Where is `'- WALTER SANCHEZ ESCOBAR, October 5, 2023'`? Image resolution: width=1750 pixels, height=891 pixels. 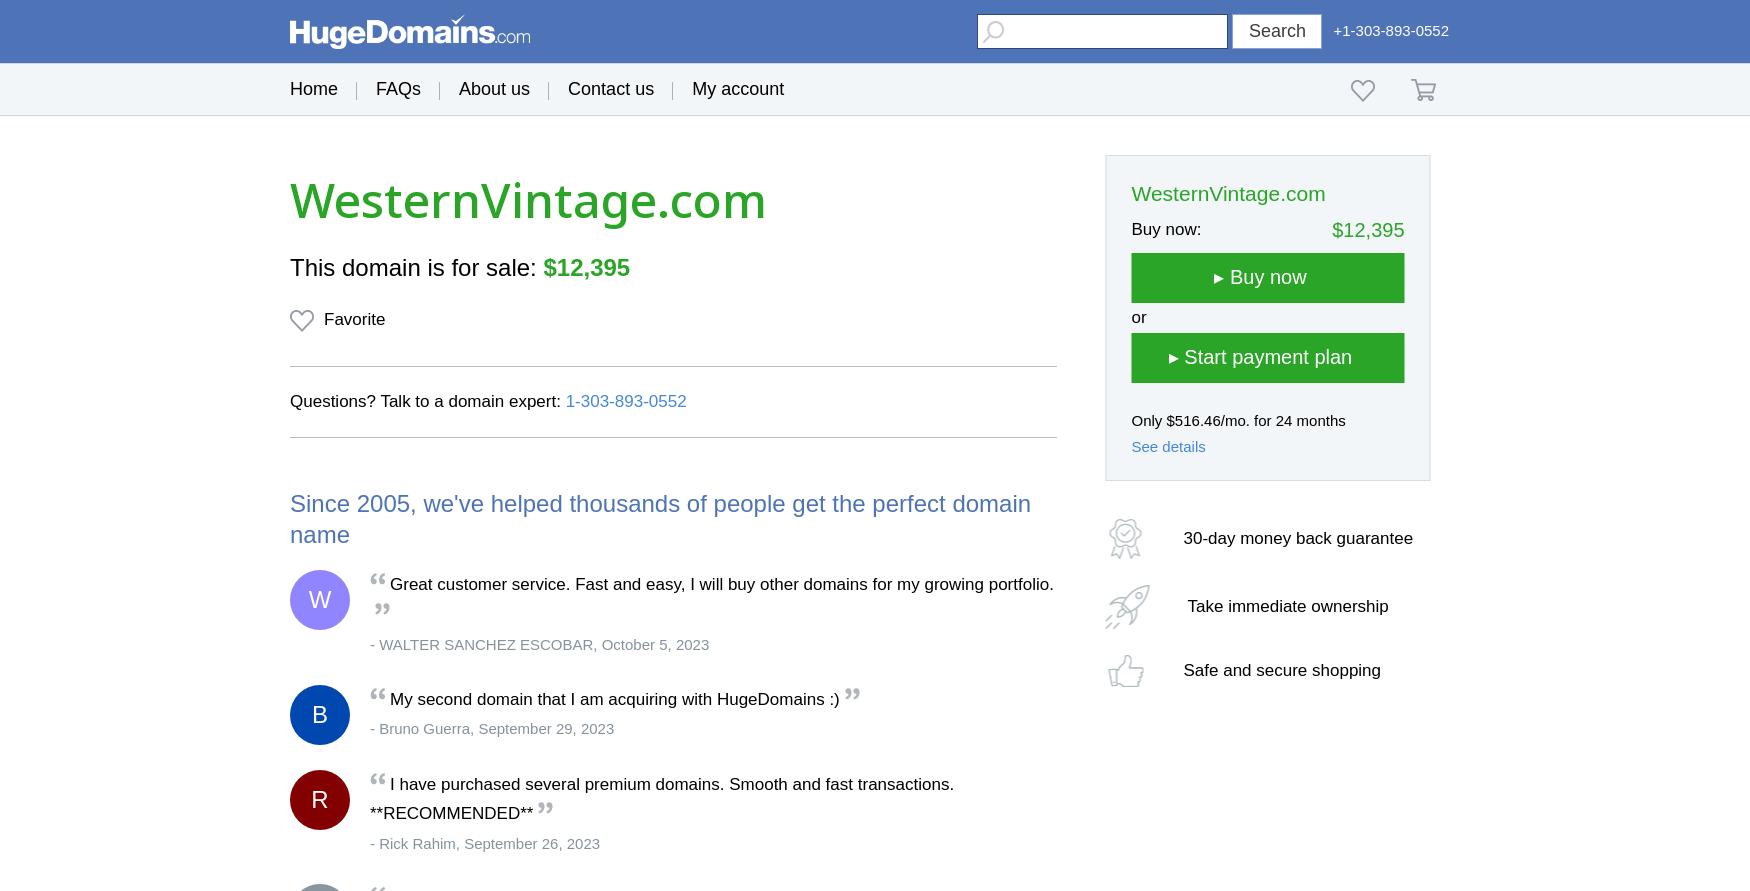 '- WALTER SANCHEZ ESCOBAR, October 5, 2023' is located at coordinates (538, 642).